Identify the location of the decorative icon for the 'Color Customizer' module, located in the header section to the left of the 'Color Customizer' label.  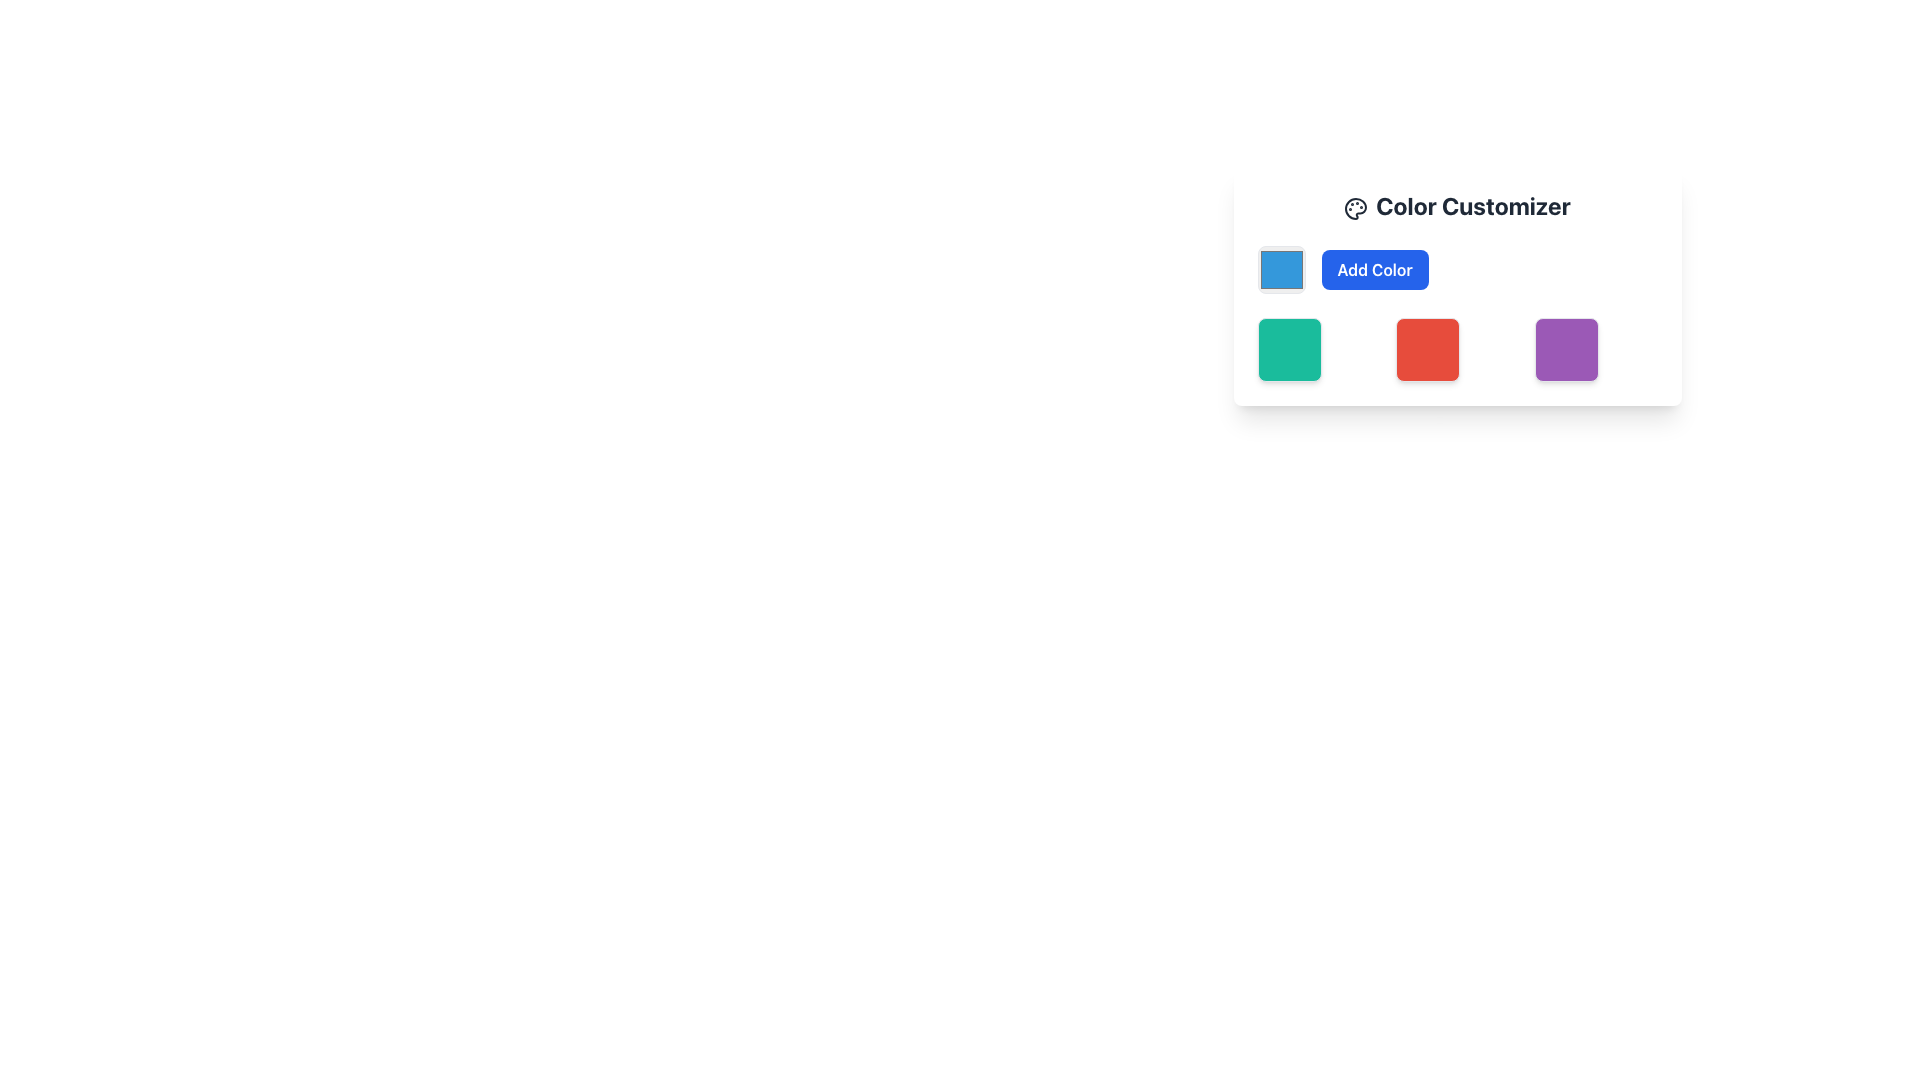
(1356, 208).